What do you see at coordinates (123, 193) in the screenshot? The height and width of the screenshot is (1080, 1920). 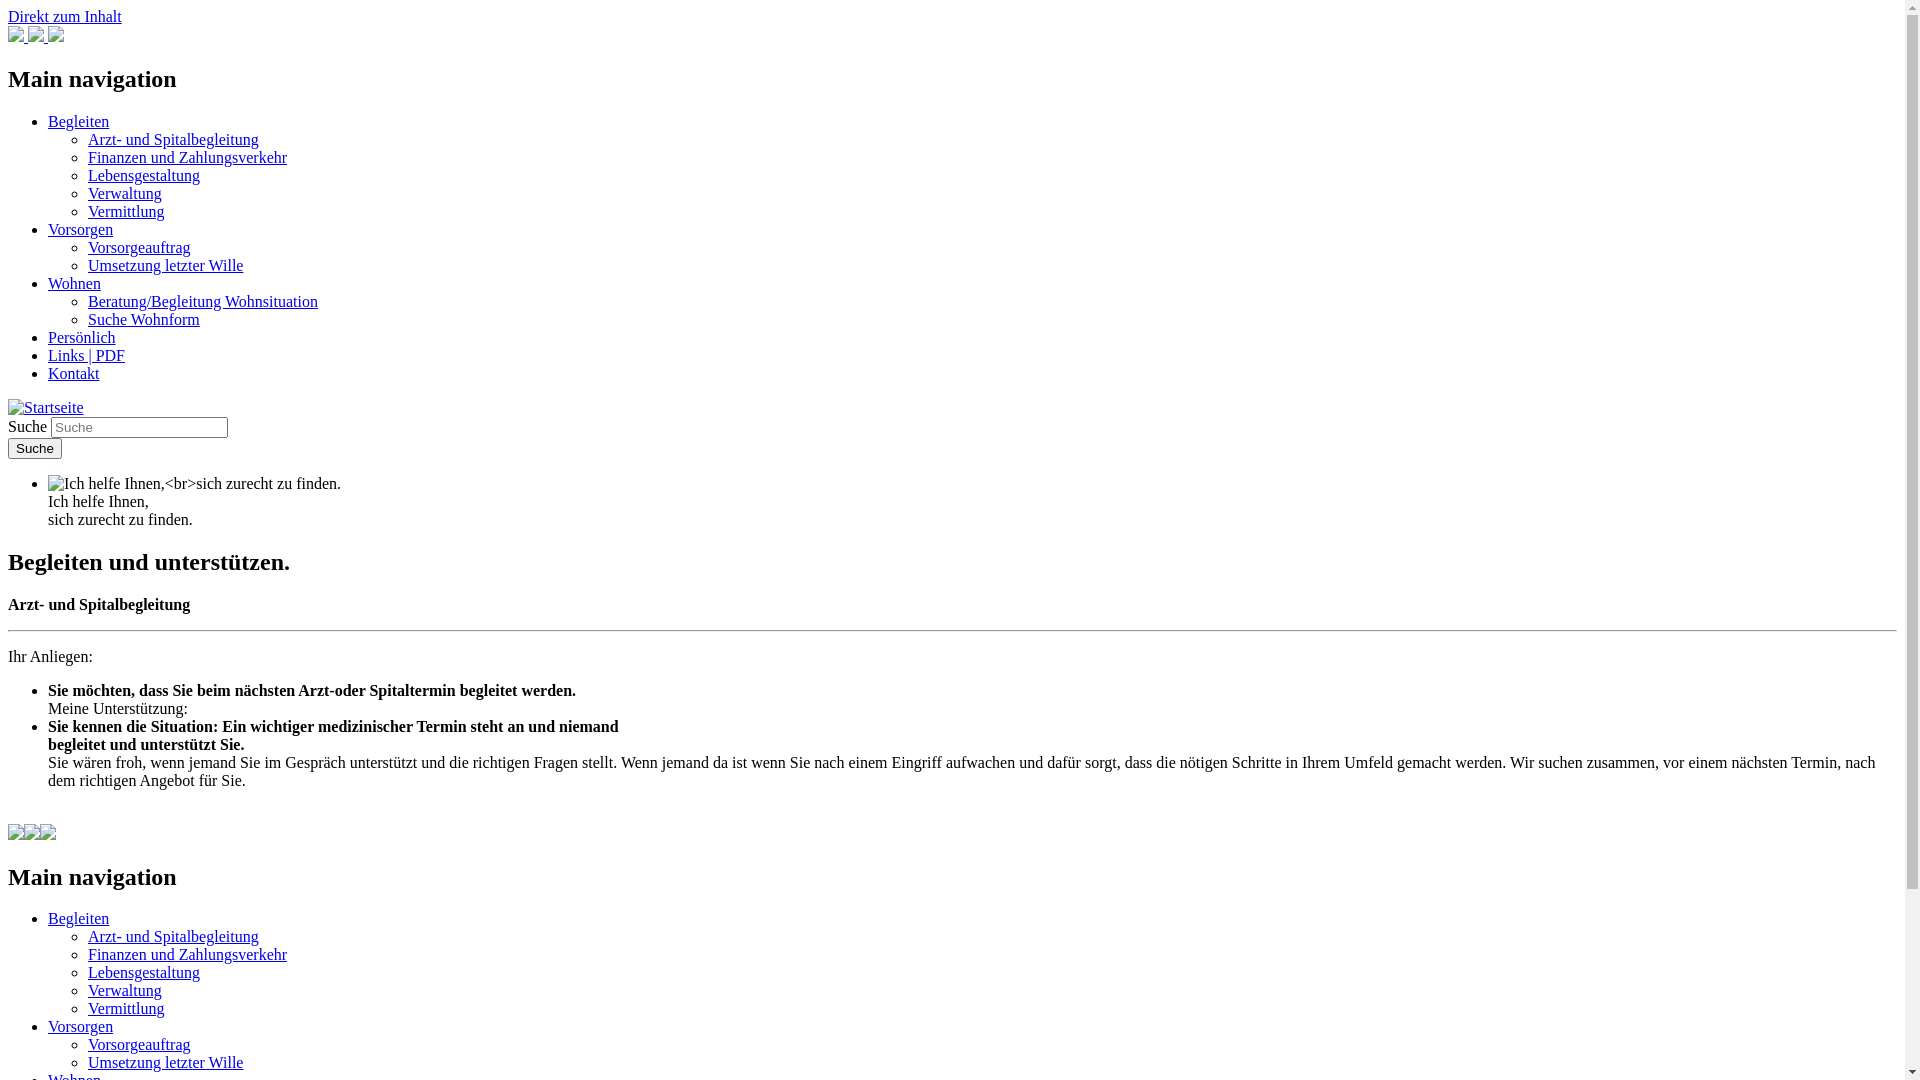 I see `'Verwaltung'` at bounding box center [123, 193].